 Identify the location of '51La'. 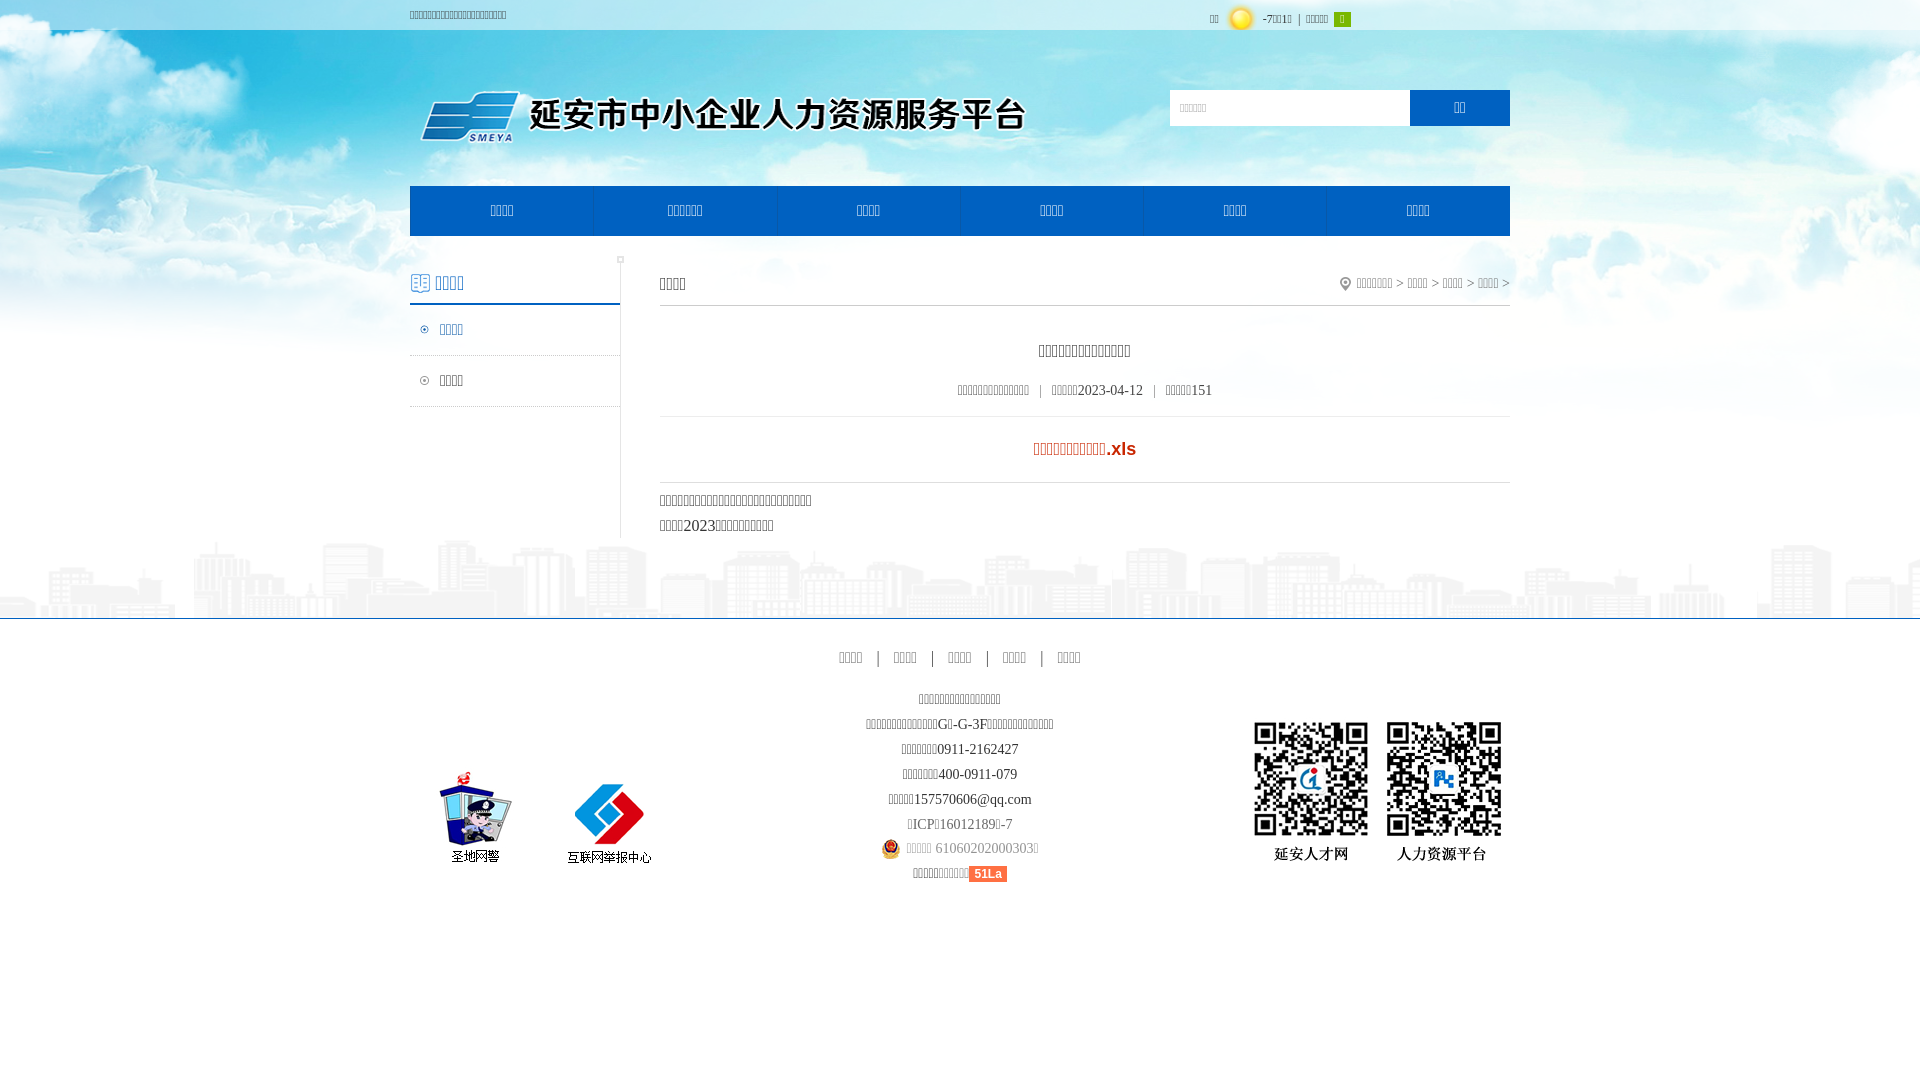
(987, 872).